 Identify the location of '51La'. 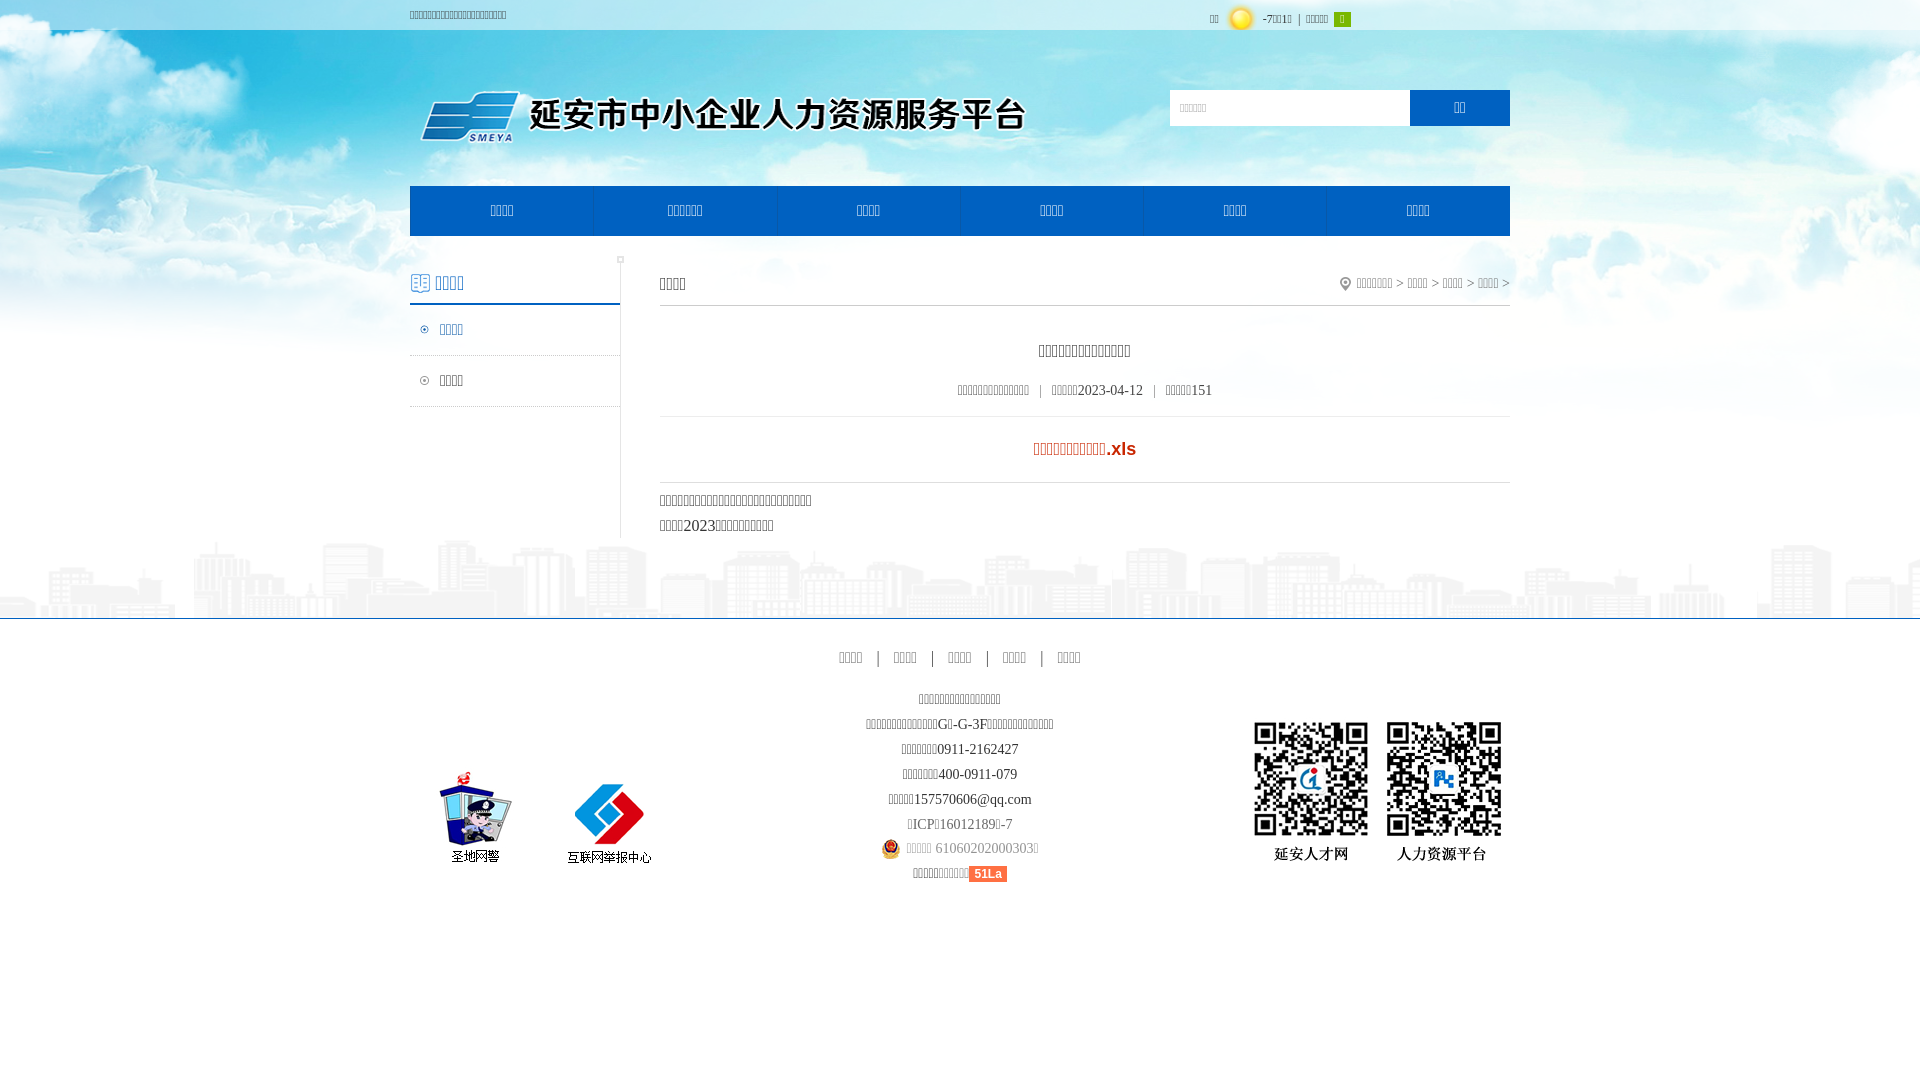
(987, 872).